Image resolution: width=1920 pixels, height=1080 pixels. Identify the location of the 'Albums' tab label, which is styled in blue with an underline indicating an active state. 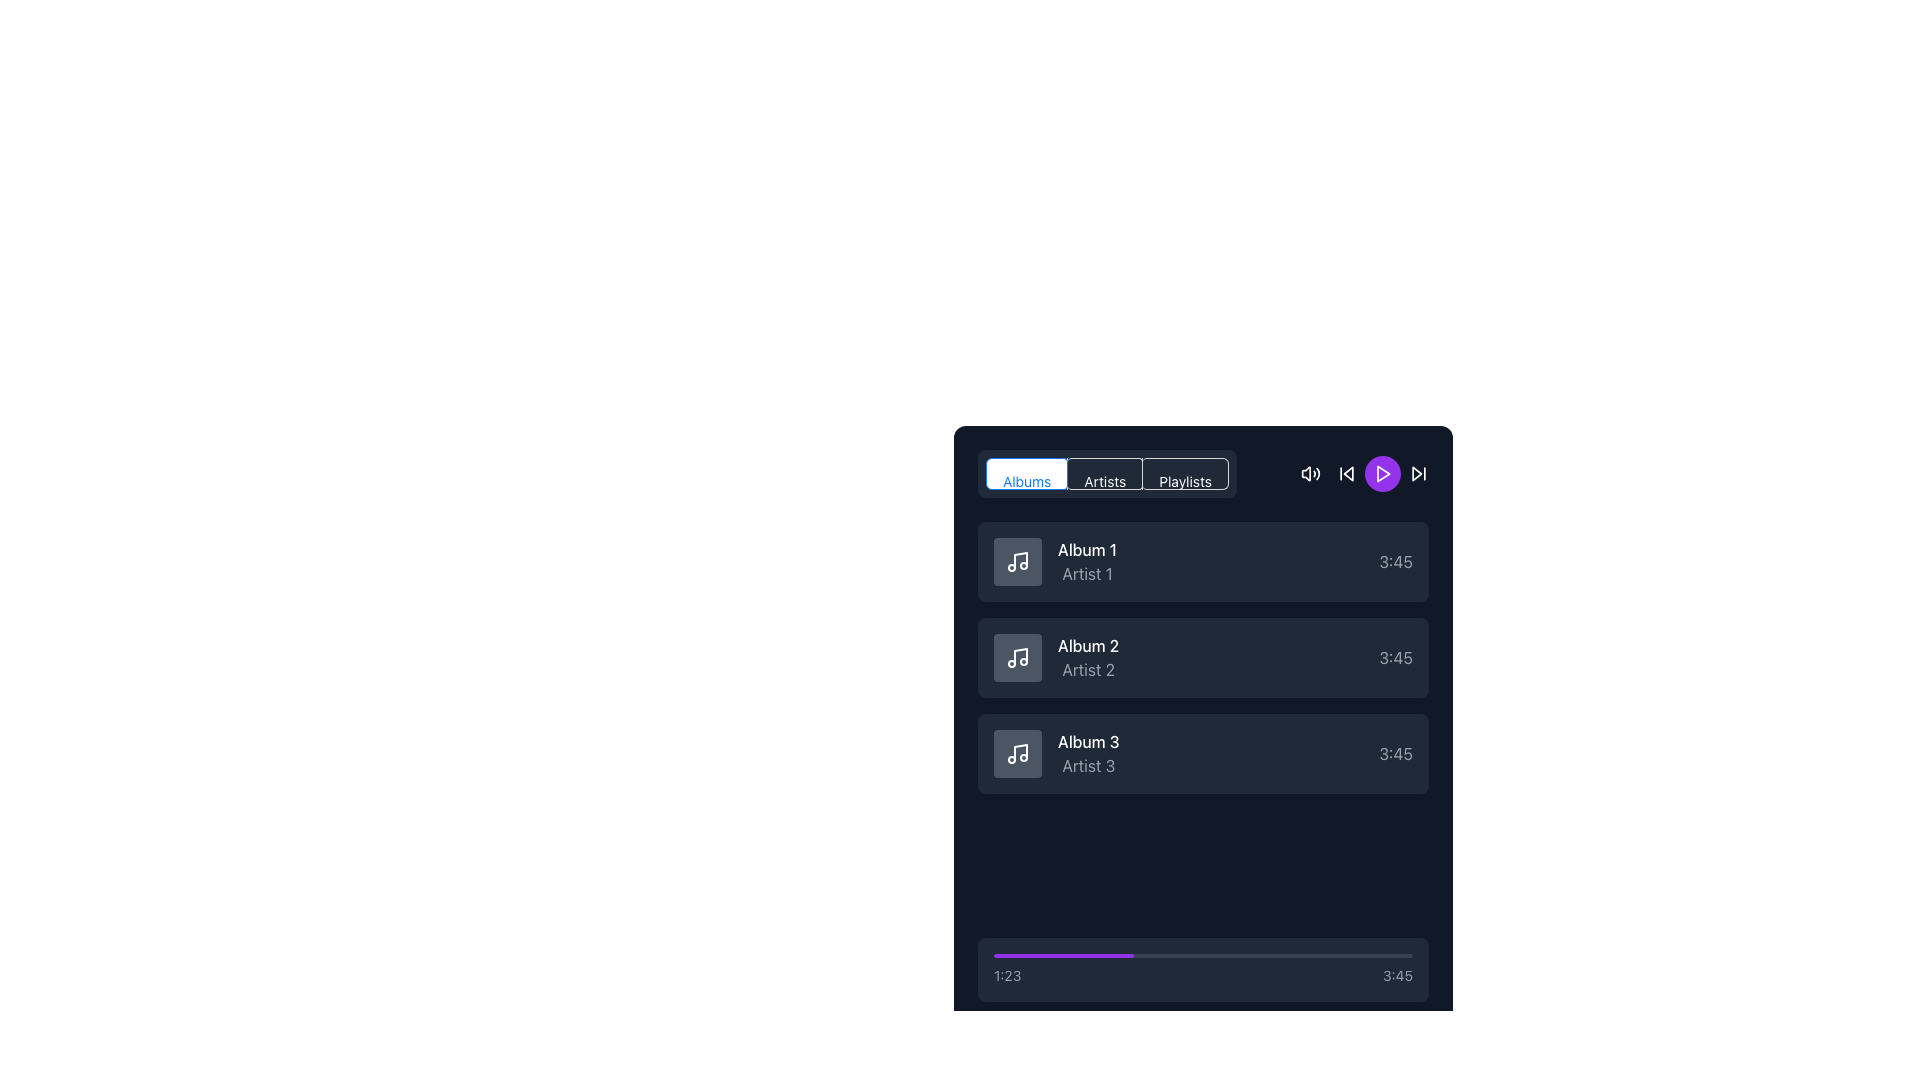
(1027, 481).